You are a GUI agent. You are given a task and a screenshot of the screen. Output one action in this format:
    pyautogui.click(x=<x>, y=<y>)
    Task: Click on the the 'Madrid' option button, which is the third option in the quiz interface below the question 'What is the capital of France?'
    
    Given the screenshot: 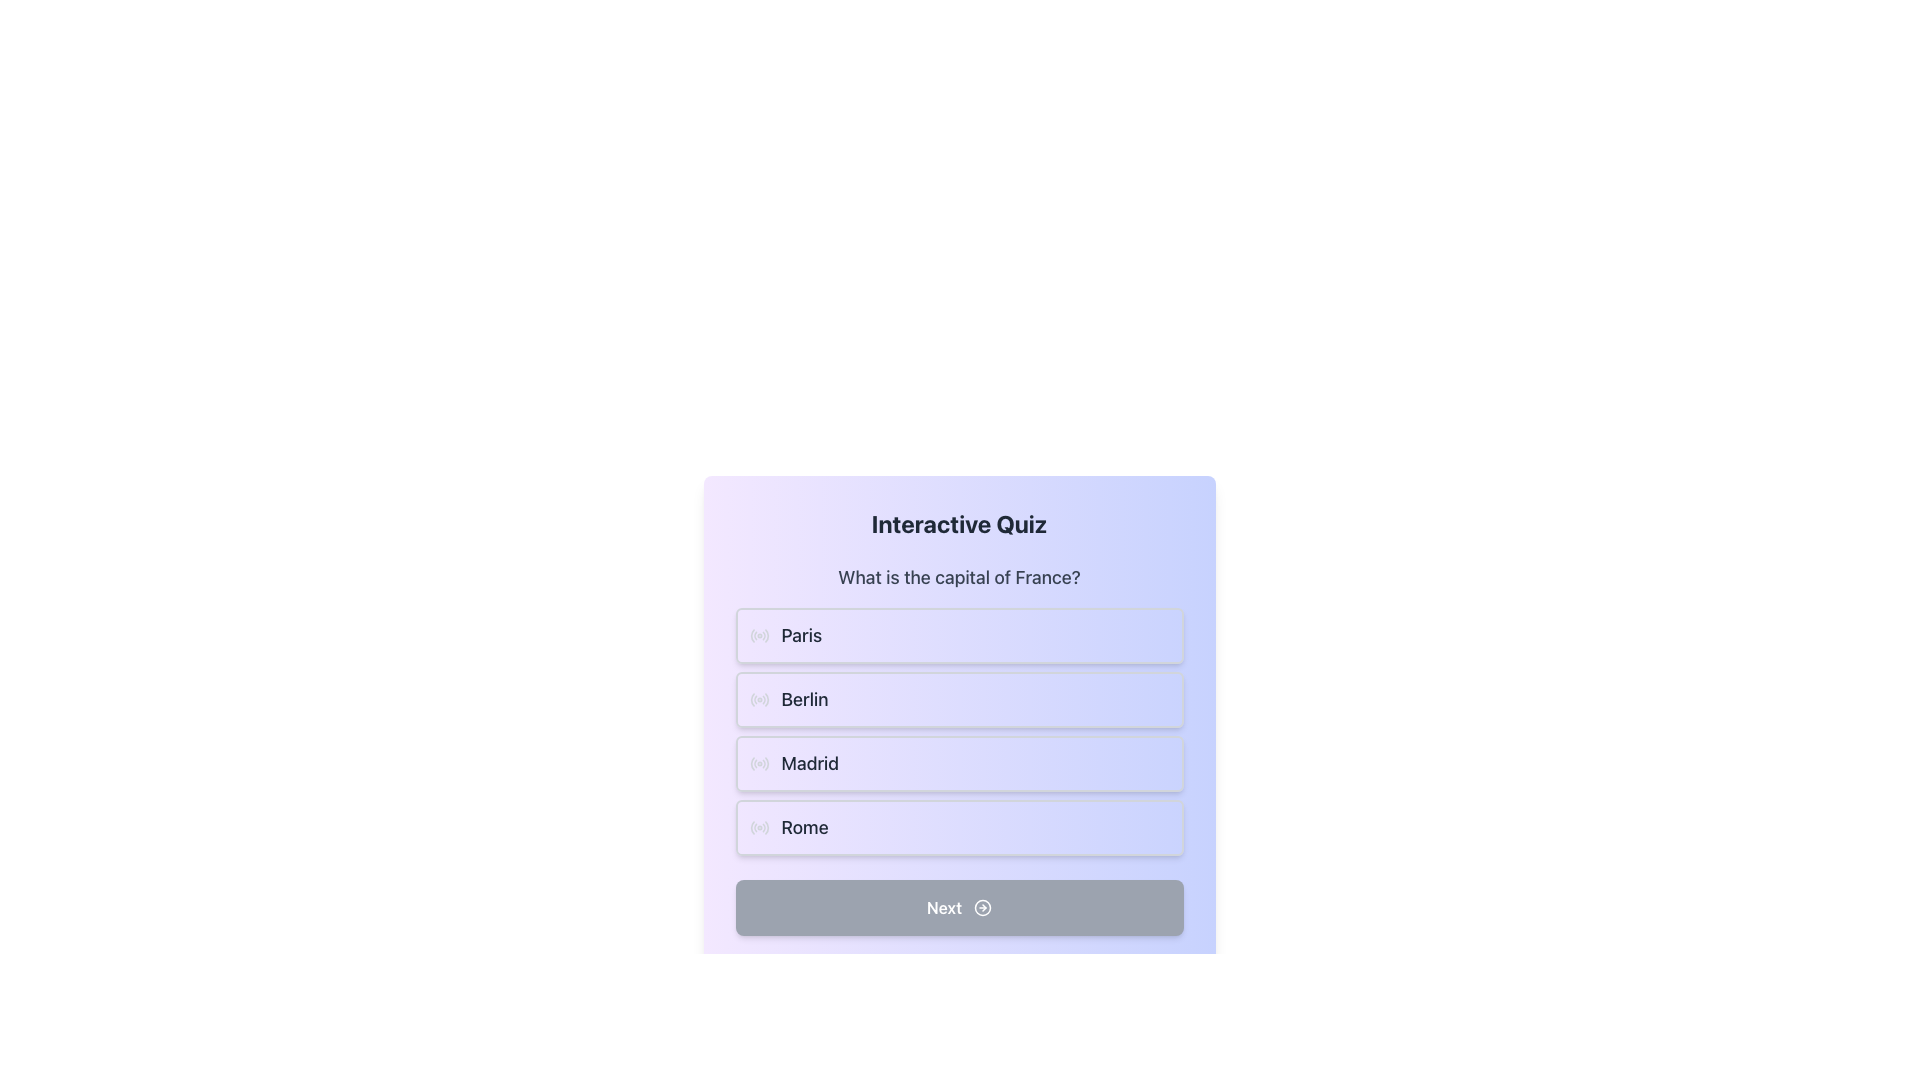 What is the action you would take?
    pyautogui.click(x=958, y=744)
    